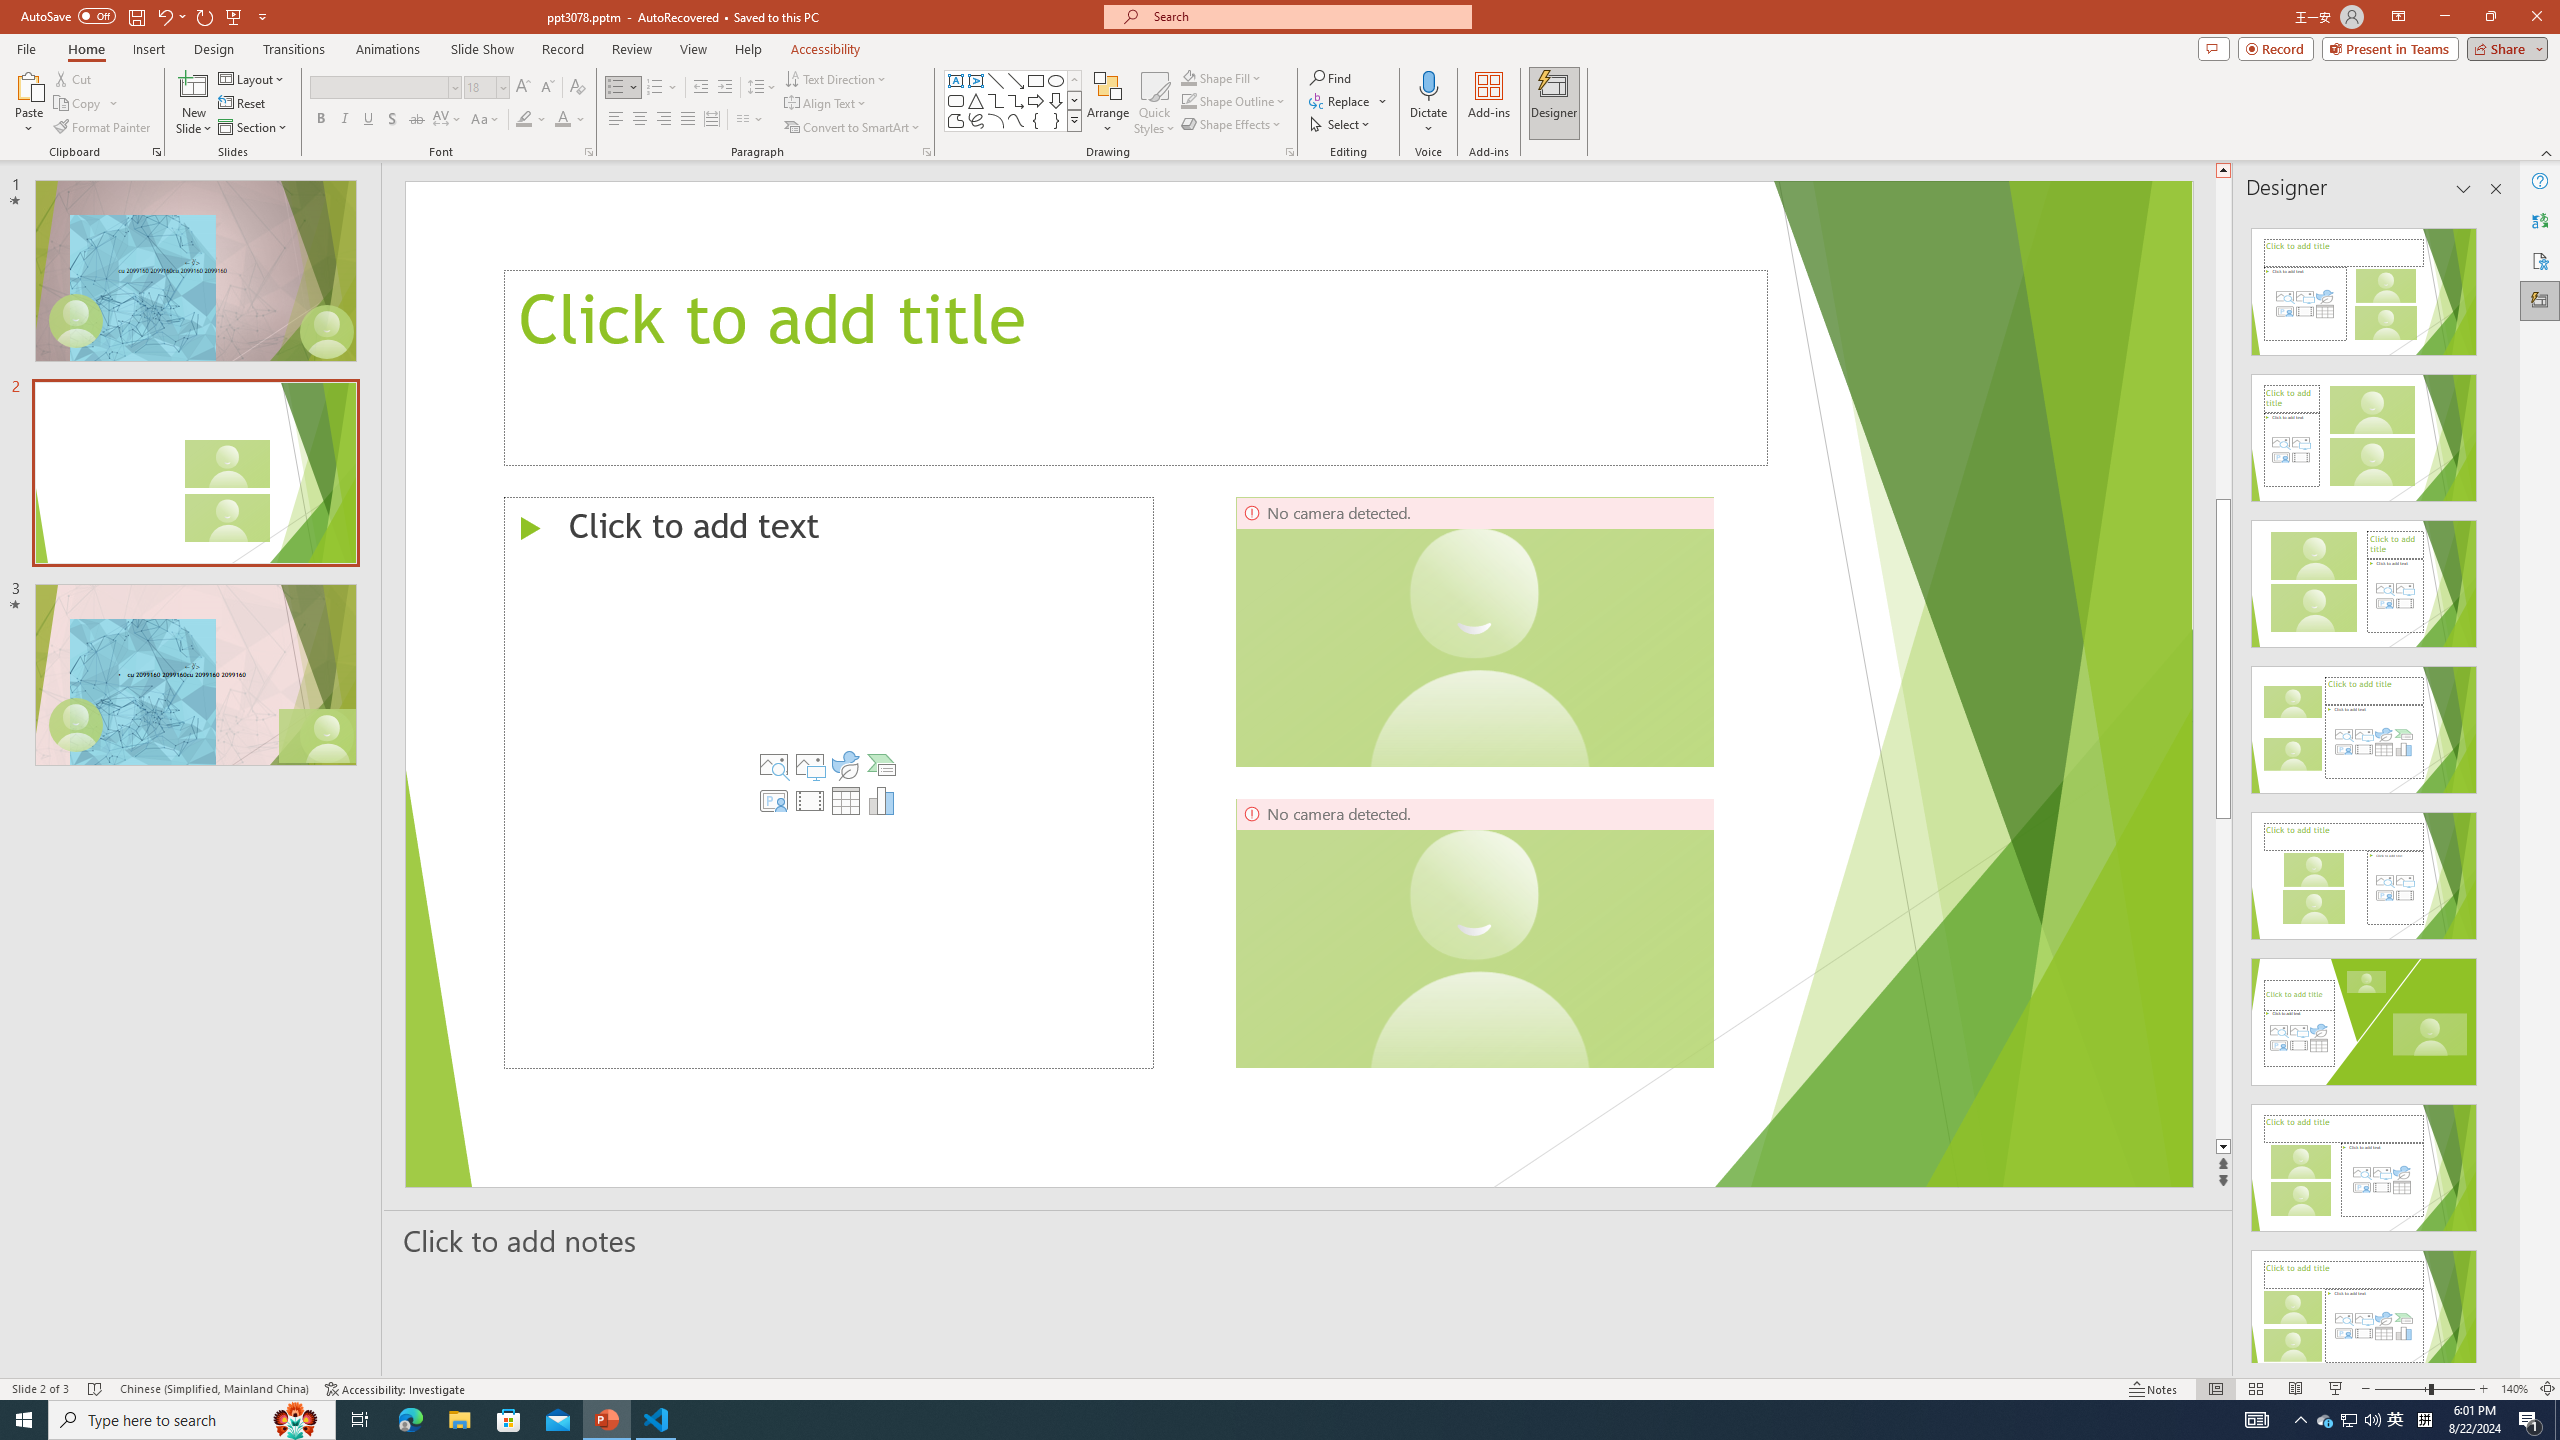 Image resolution: width=2560 pixels, height=1440 pixels. Describe the element at coordinates (826, 103) in the screenshot. I see `'Align Text'` at that location.